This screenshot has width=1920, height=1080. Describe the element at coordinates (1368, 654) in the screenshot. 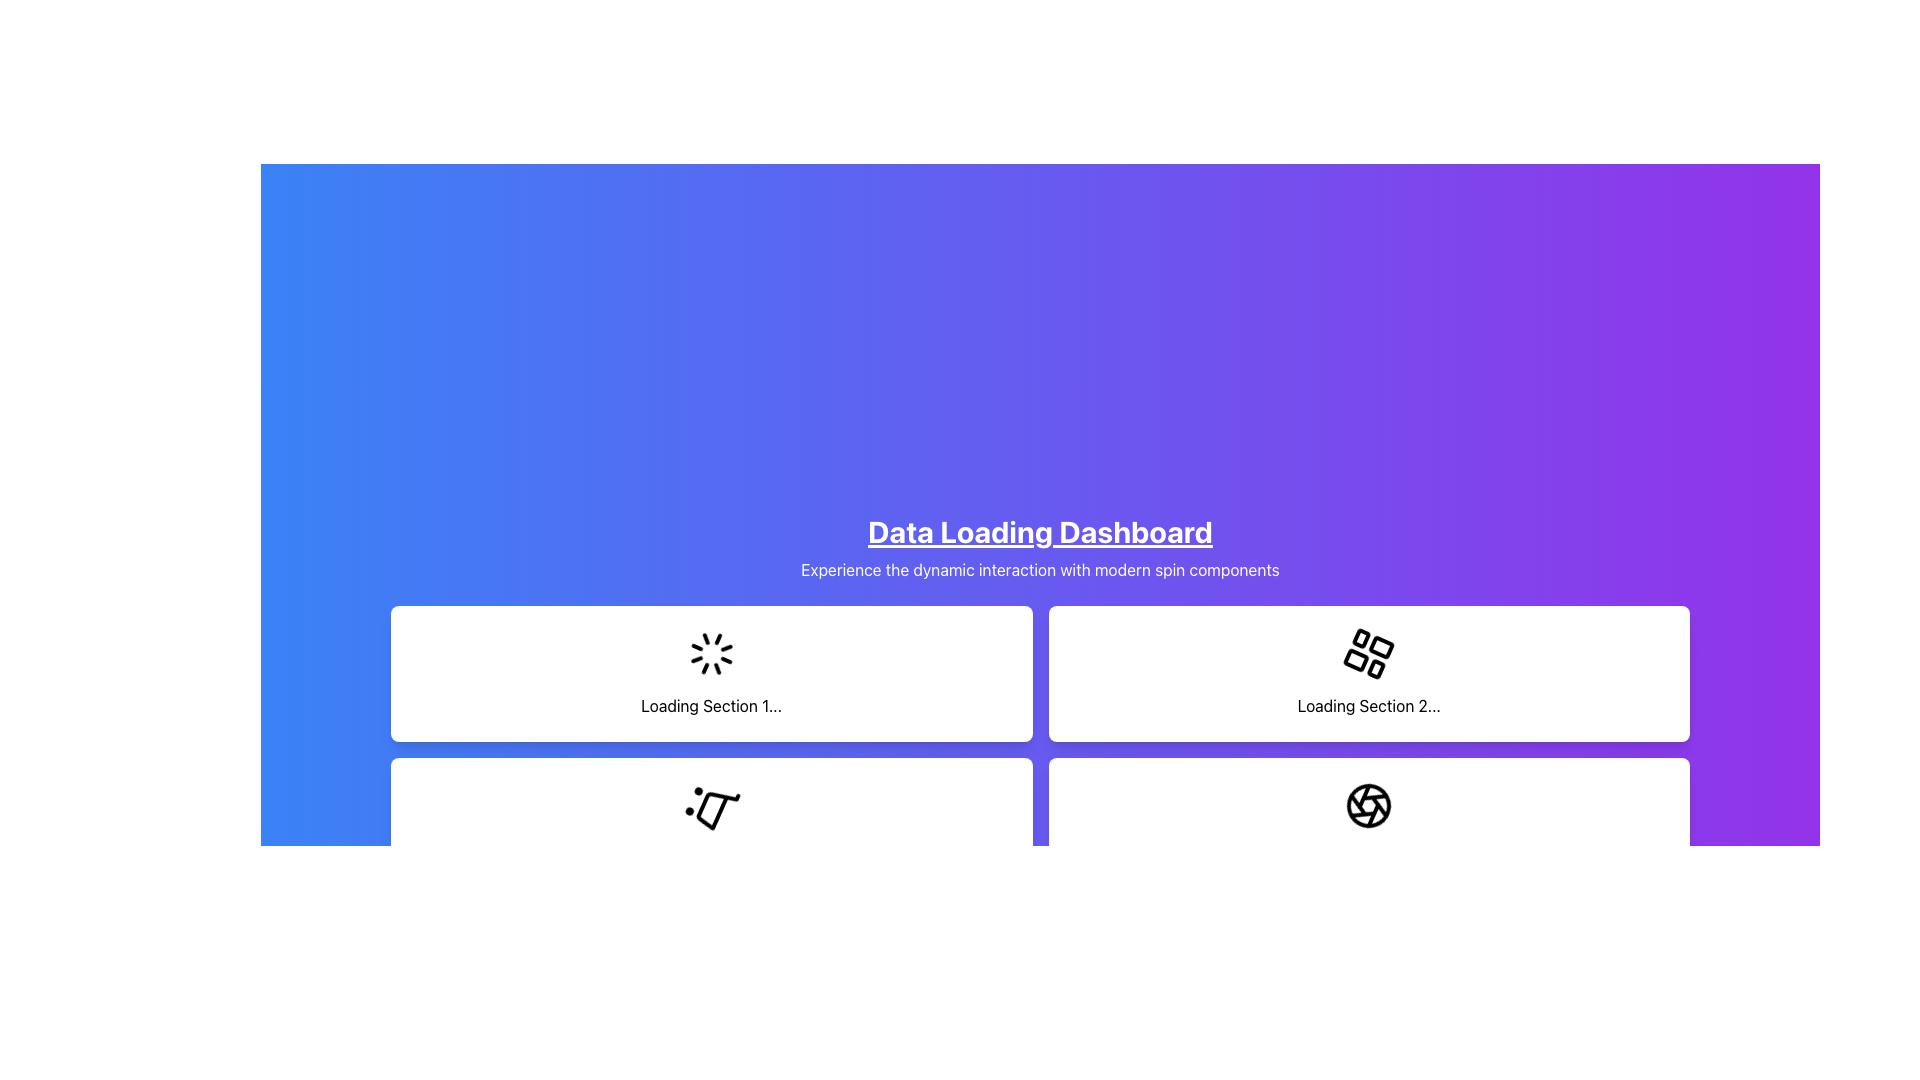

I see `the loading icon located in the top right quadrant of the dashboard interface, which symbolizes activity related to the loading or processing status of 'Loading Section 2...'` at that location.